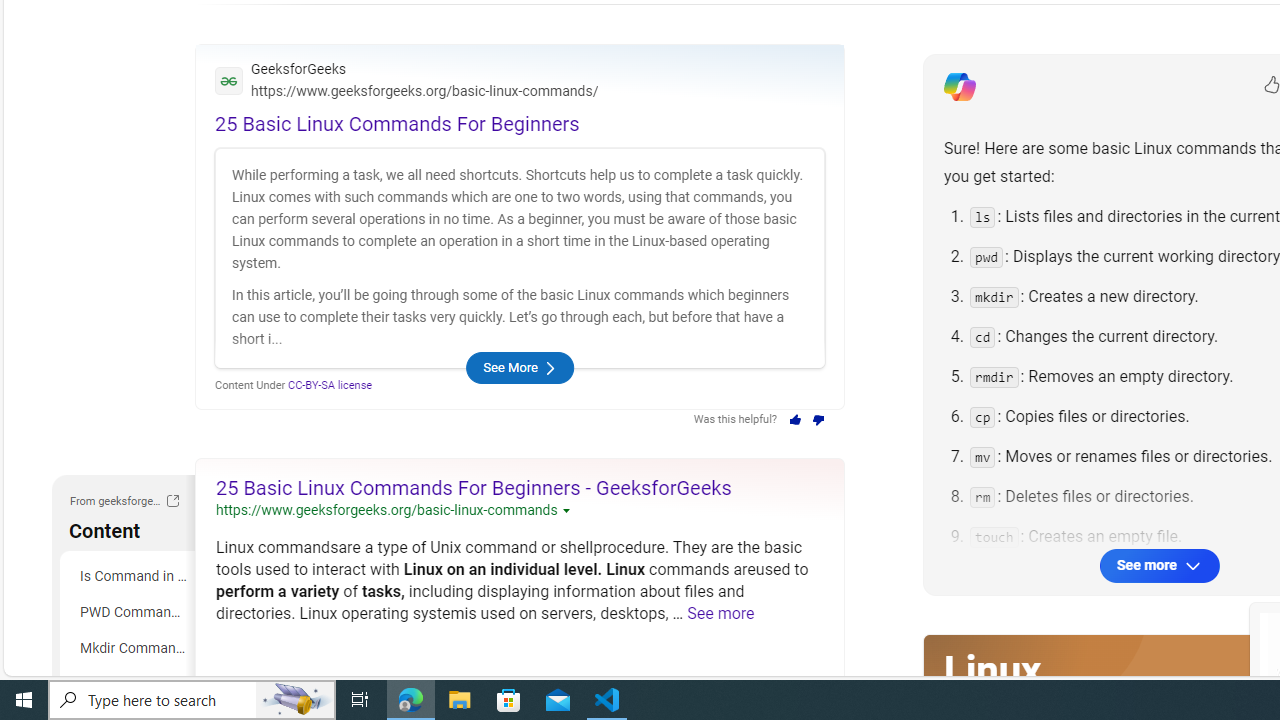 This screenshot has height=720, width=1280. I want to click on 'Is Command in Linux', so click(130, 576).